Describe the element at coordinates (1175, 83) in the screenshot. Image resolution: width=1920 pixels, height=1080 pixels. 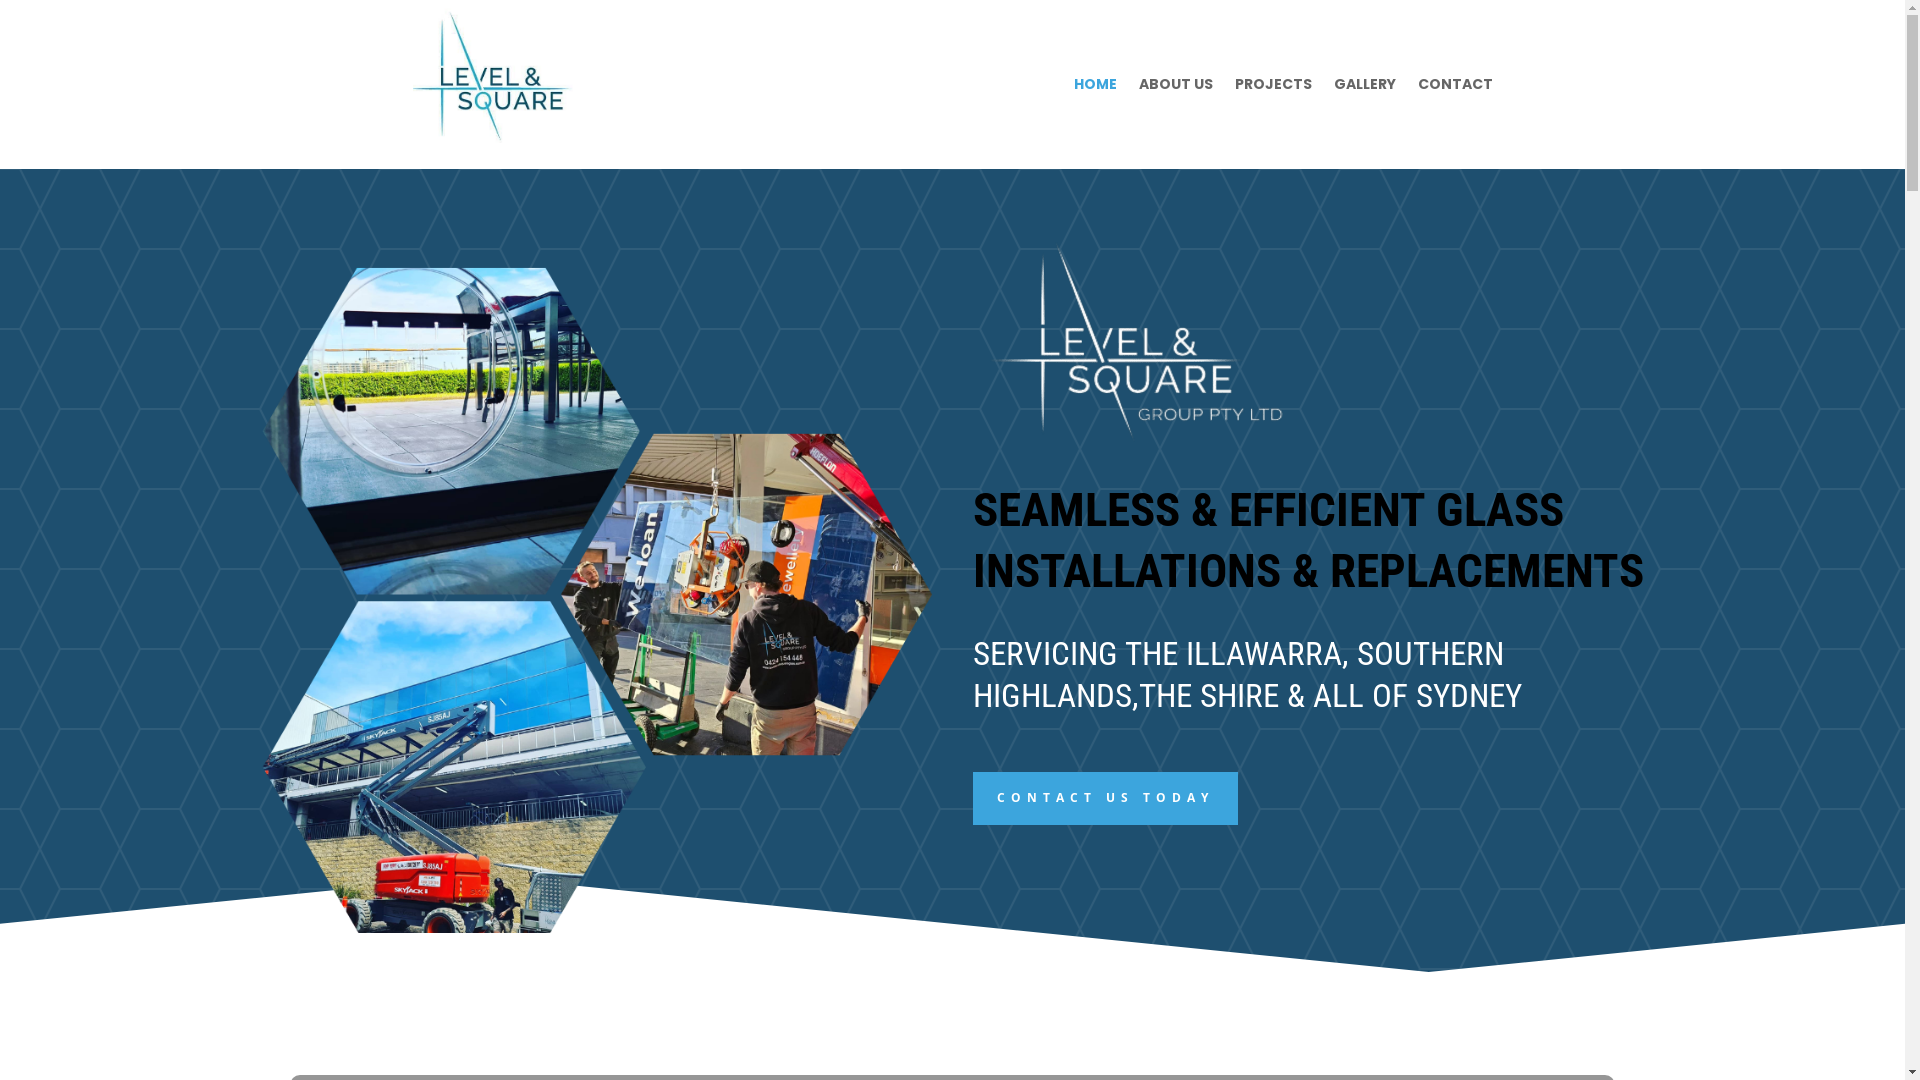
I see `'ABOUT US'` at that location.